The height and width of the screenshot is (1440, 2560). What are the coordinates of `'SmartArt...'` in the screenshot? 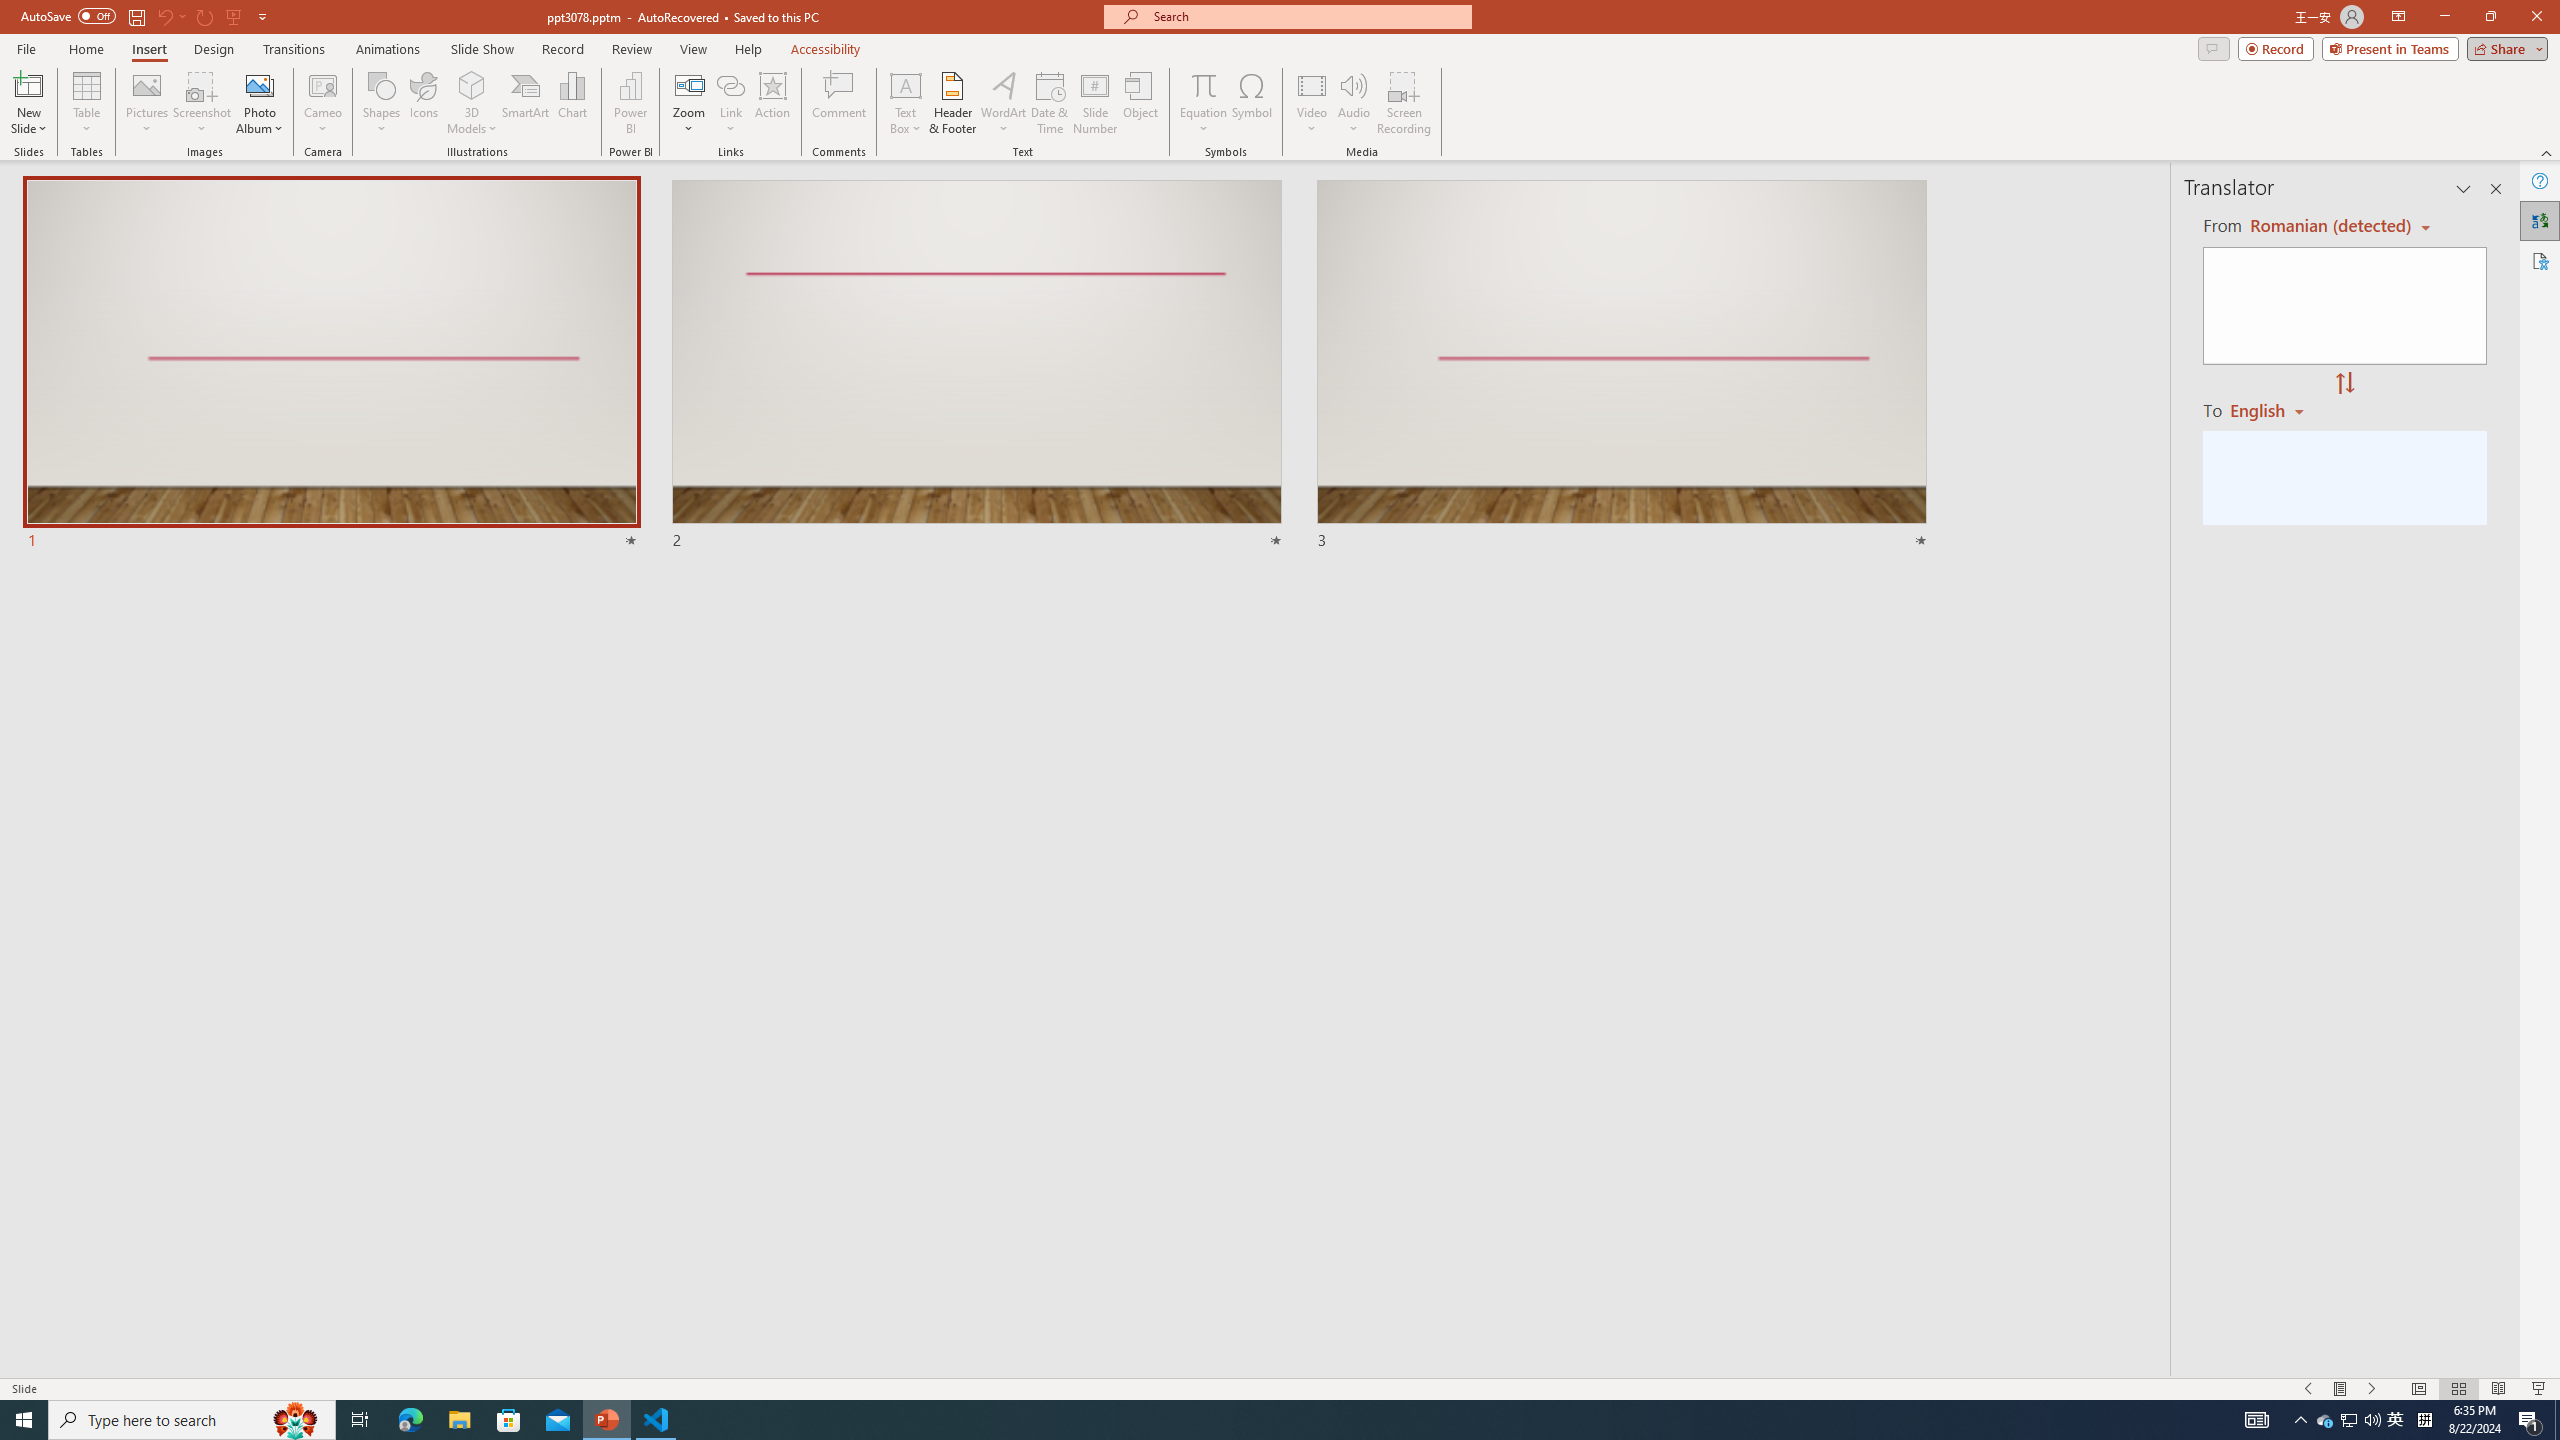 It's located at (525, 103).